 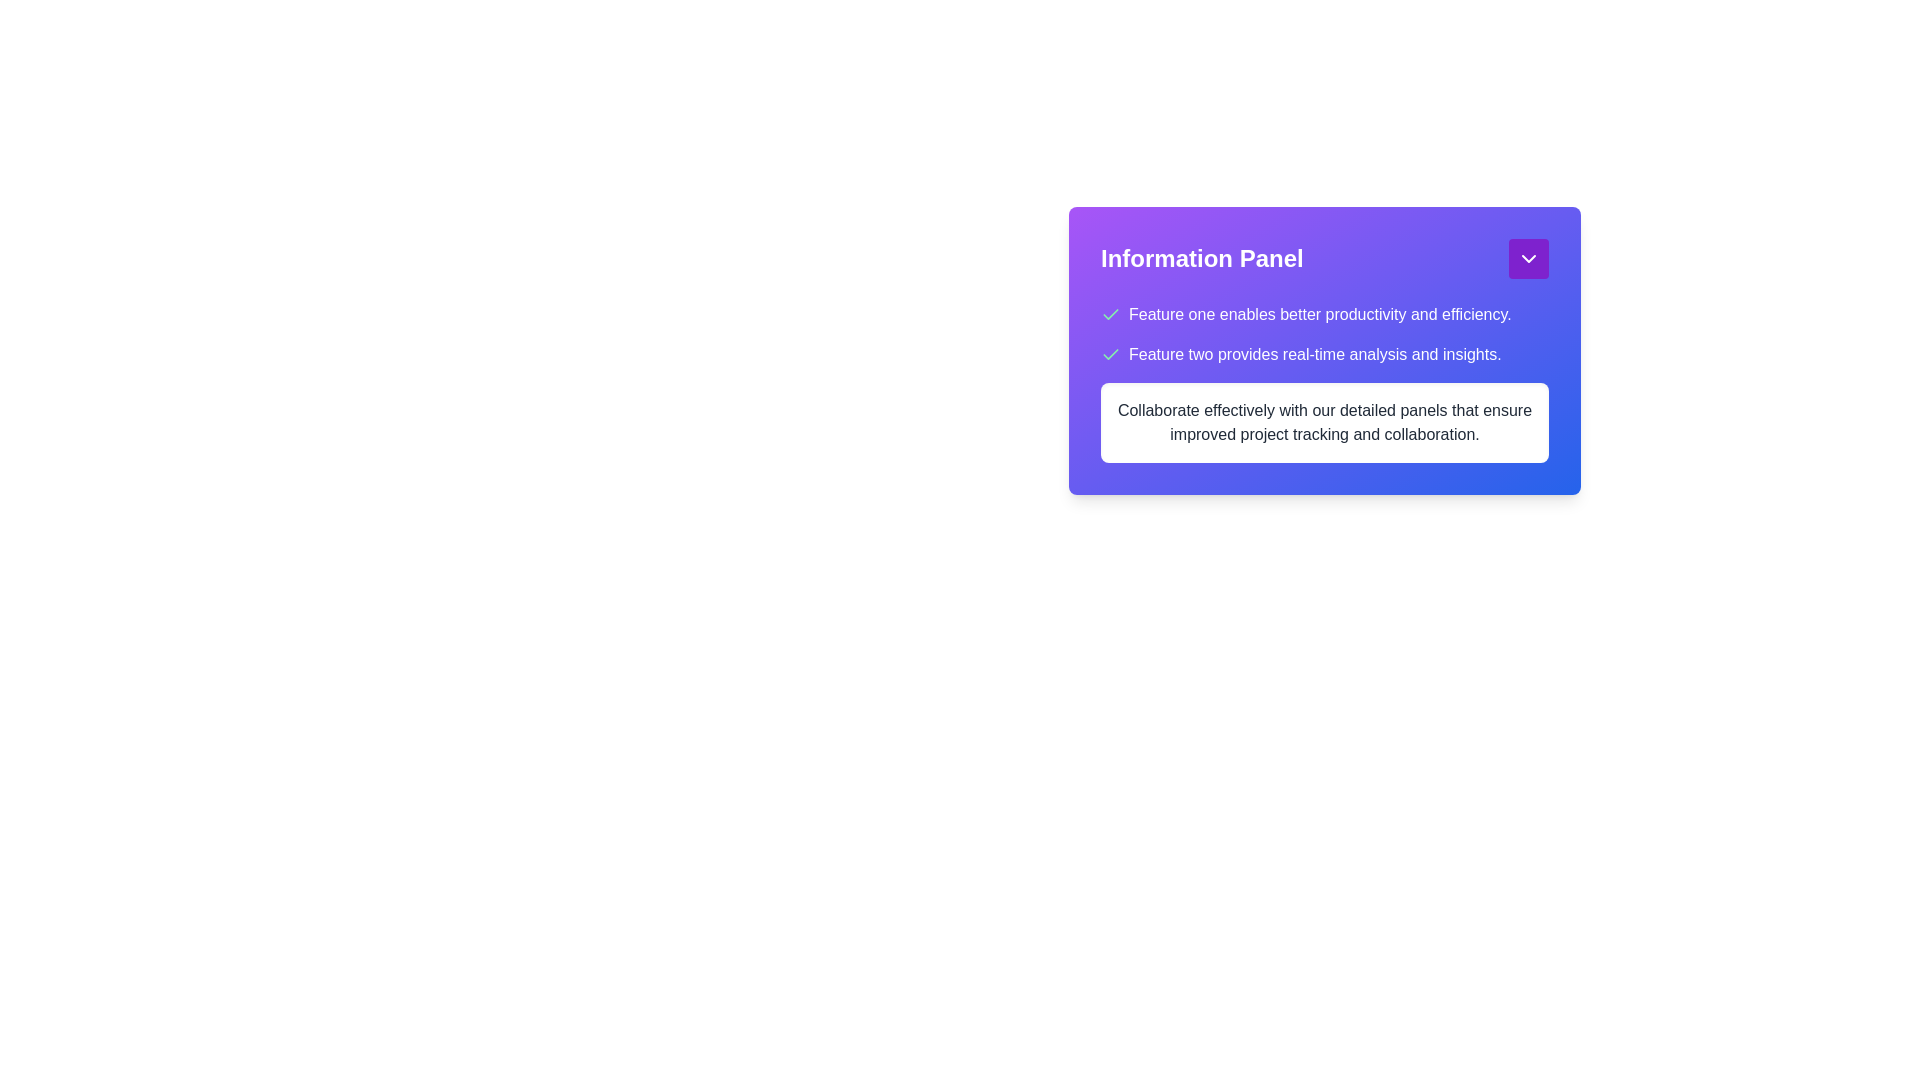 What do you see at coordinates (1324, 422) in the screenshot?
I see `the descriptive text content about collaboration and project tracking, which is non-interactive and located within a white card in a purple section of the interface` at bounding box center [1324, 422].